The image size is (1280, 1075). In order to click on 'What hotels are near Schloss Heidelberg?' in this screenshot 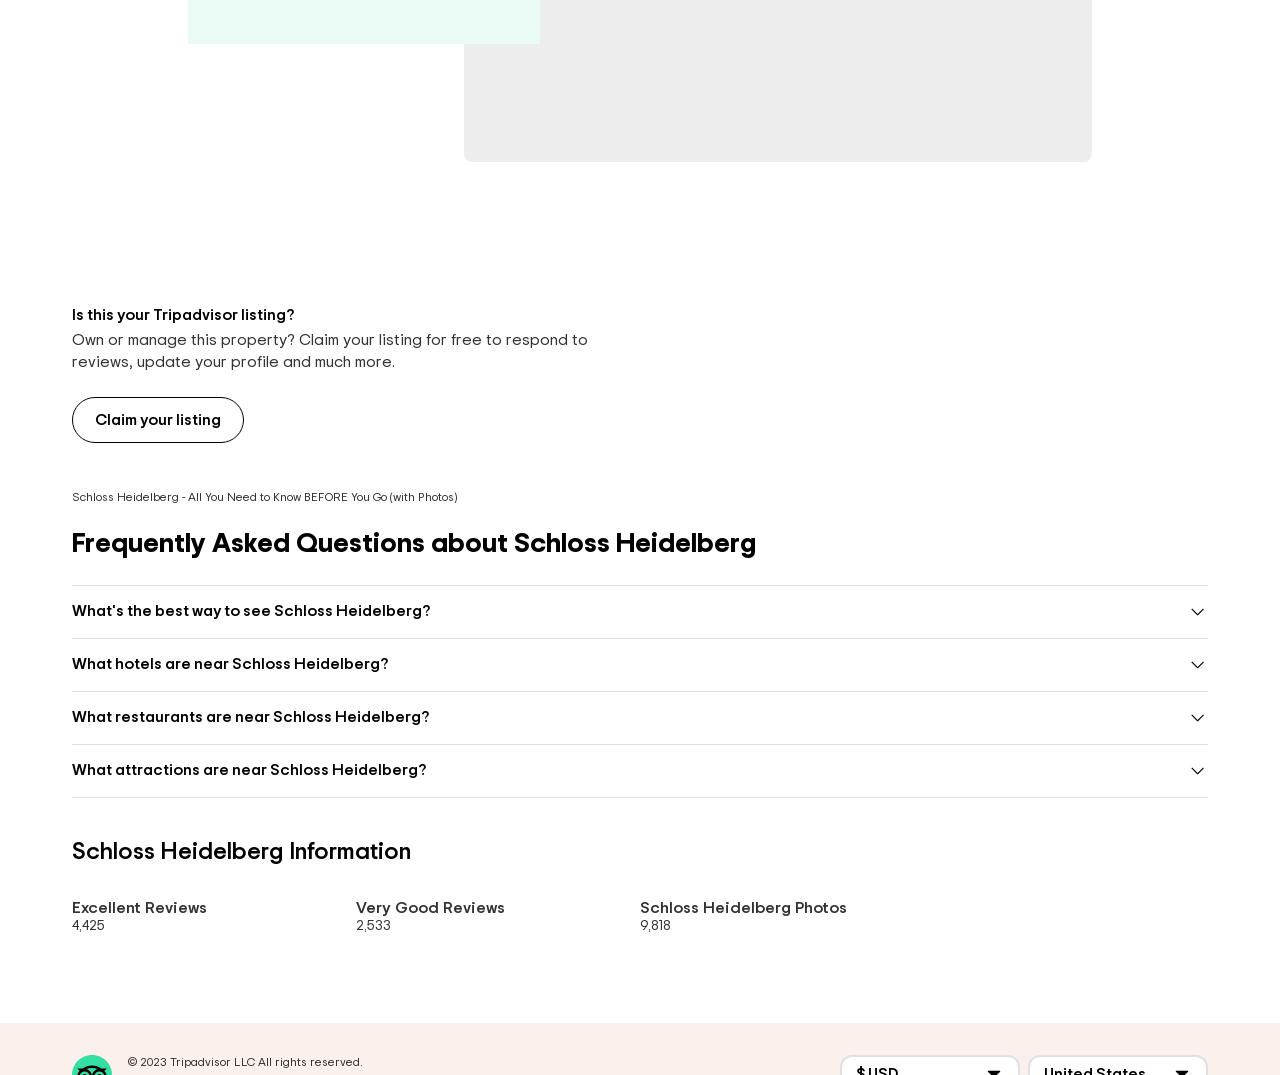, I will do `click(230, 664)`.